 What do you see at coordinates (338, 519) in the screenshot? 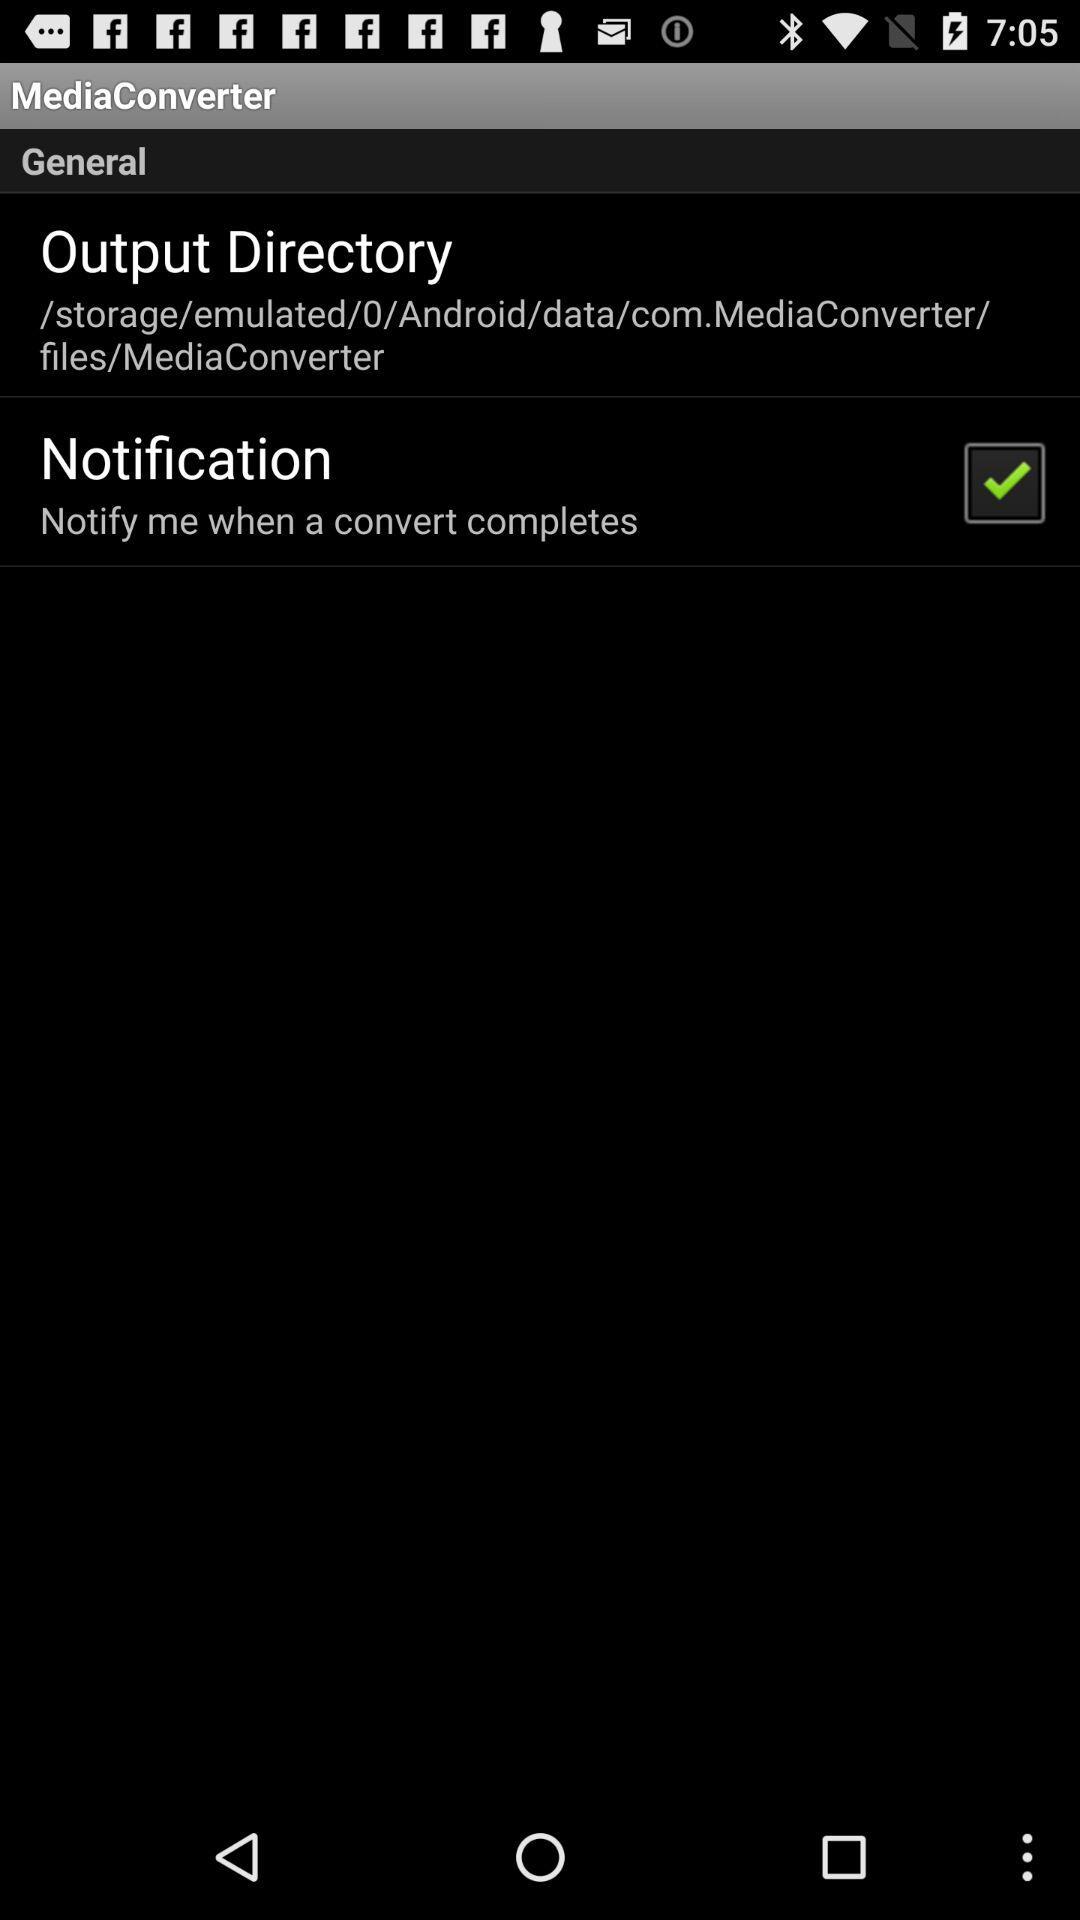
I see `icon below the notification item` at bounding box center [338, 519].